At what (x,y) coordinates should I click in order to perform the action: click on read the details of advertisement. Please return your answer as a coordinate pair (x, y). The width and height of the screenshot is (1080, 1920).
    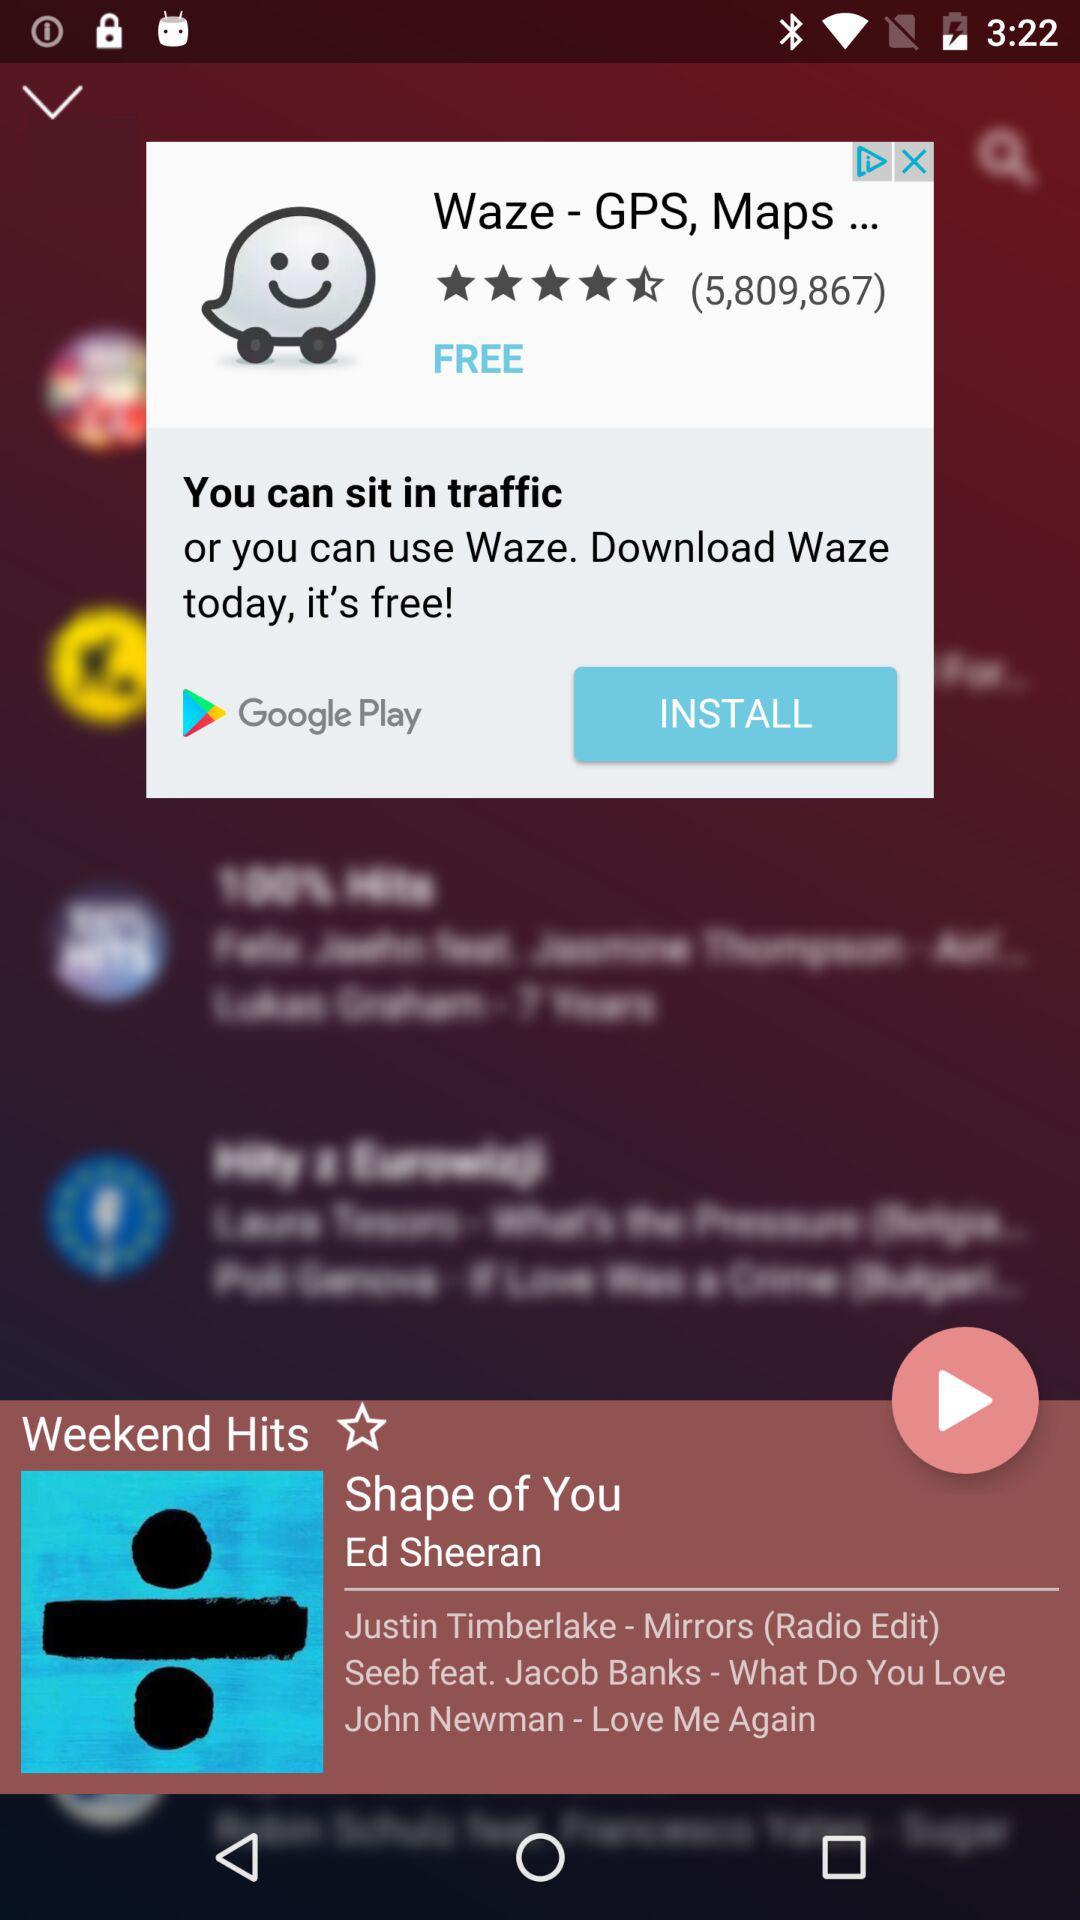
    Looking at the image, I should click on (540, 468).